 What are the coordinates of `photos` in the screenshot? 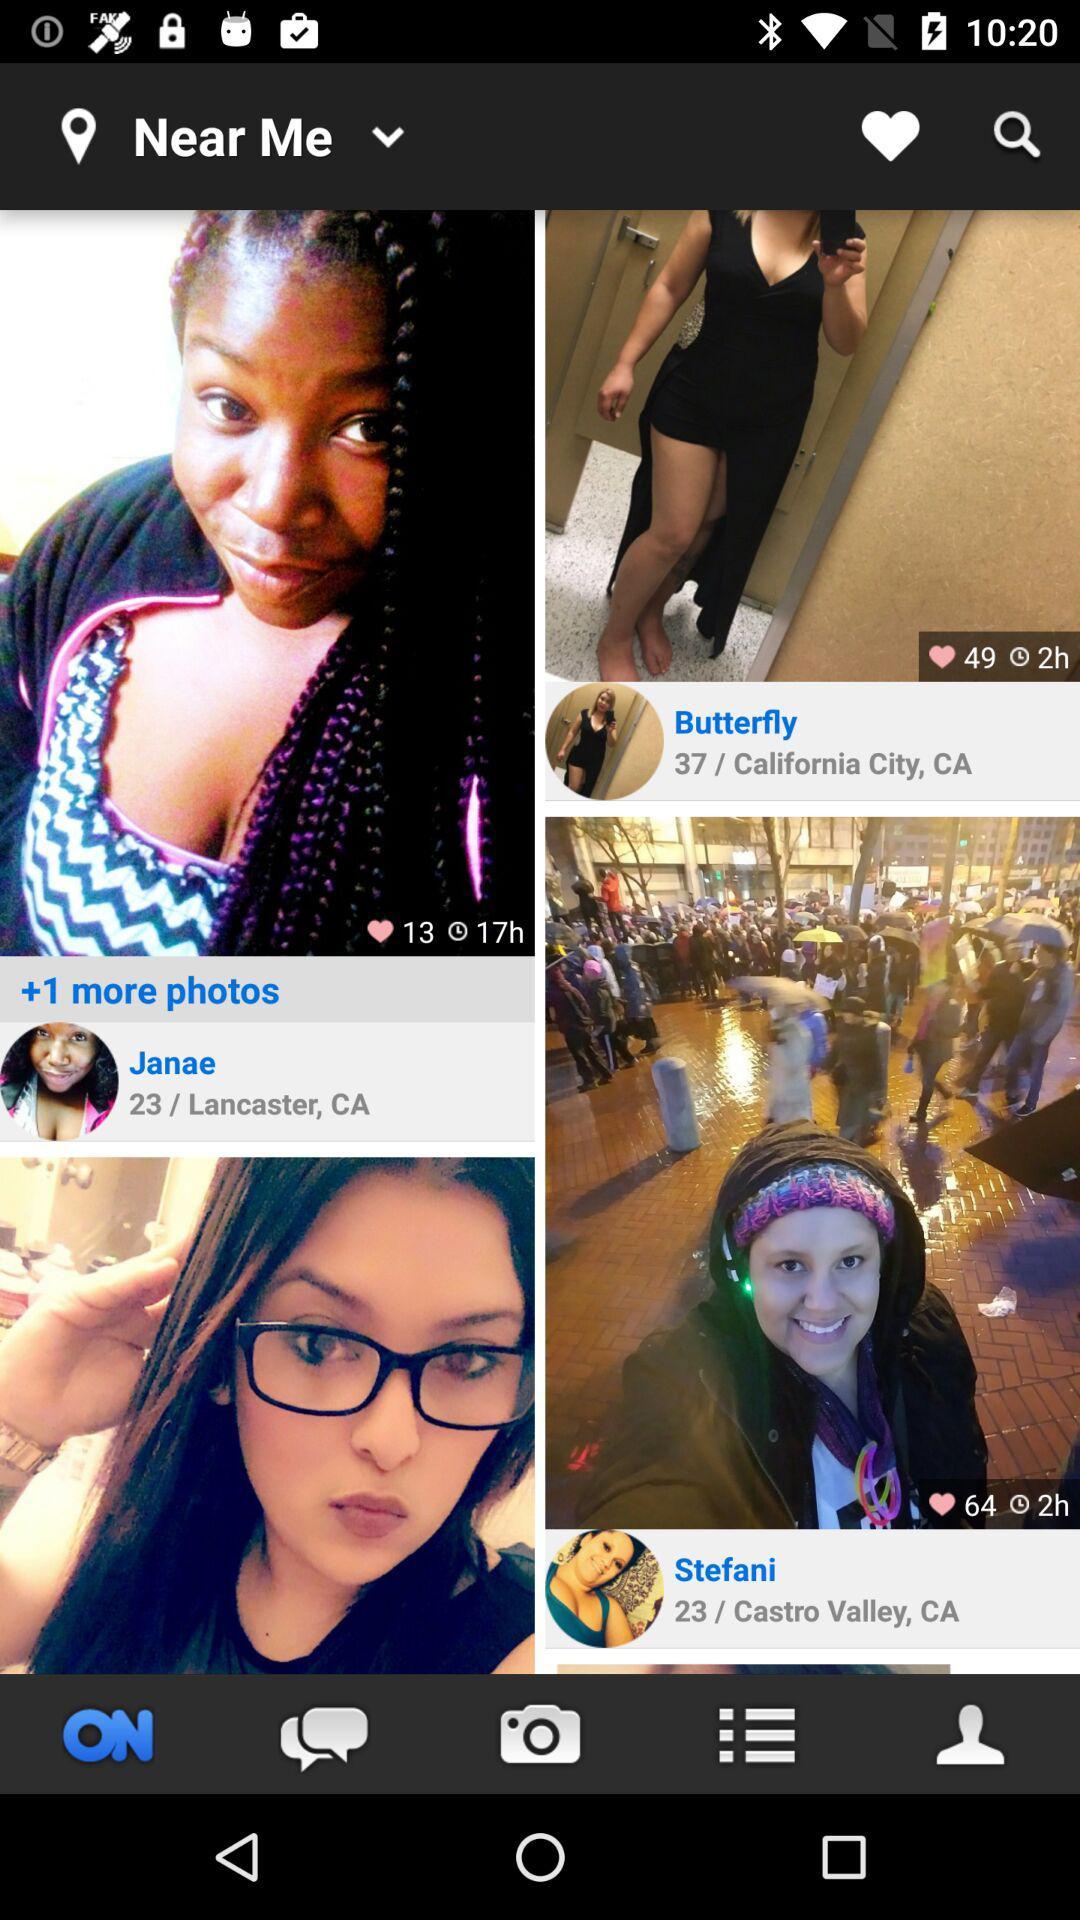 It's located at (266, 582).